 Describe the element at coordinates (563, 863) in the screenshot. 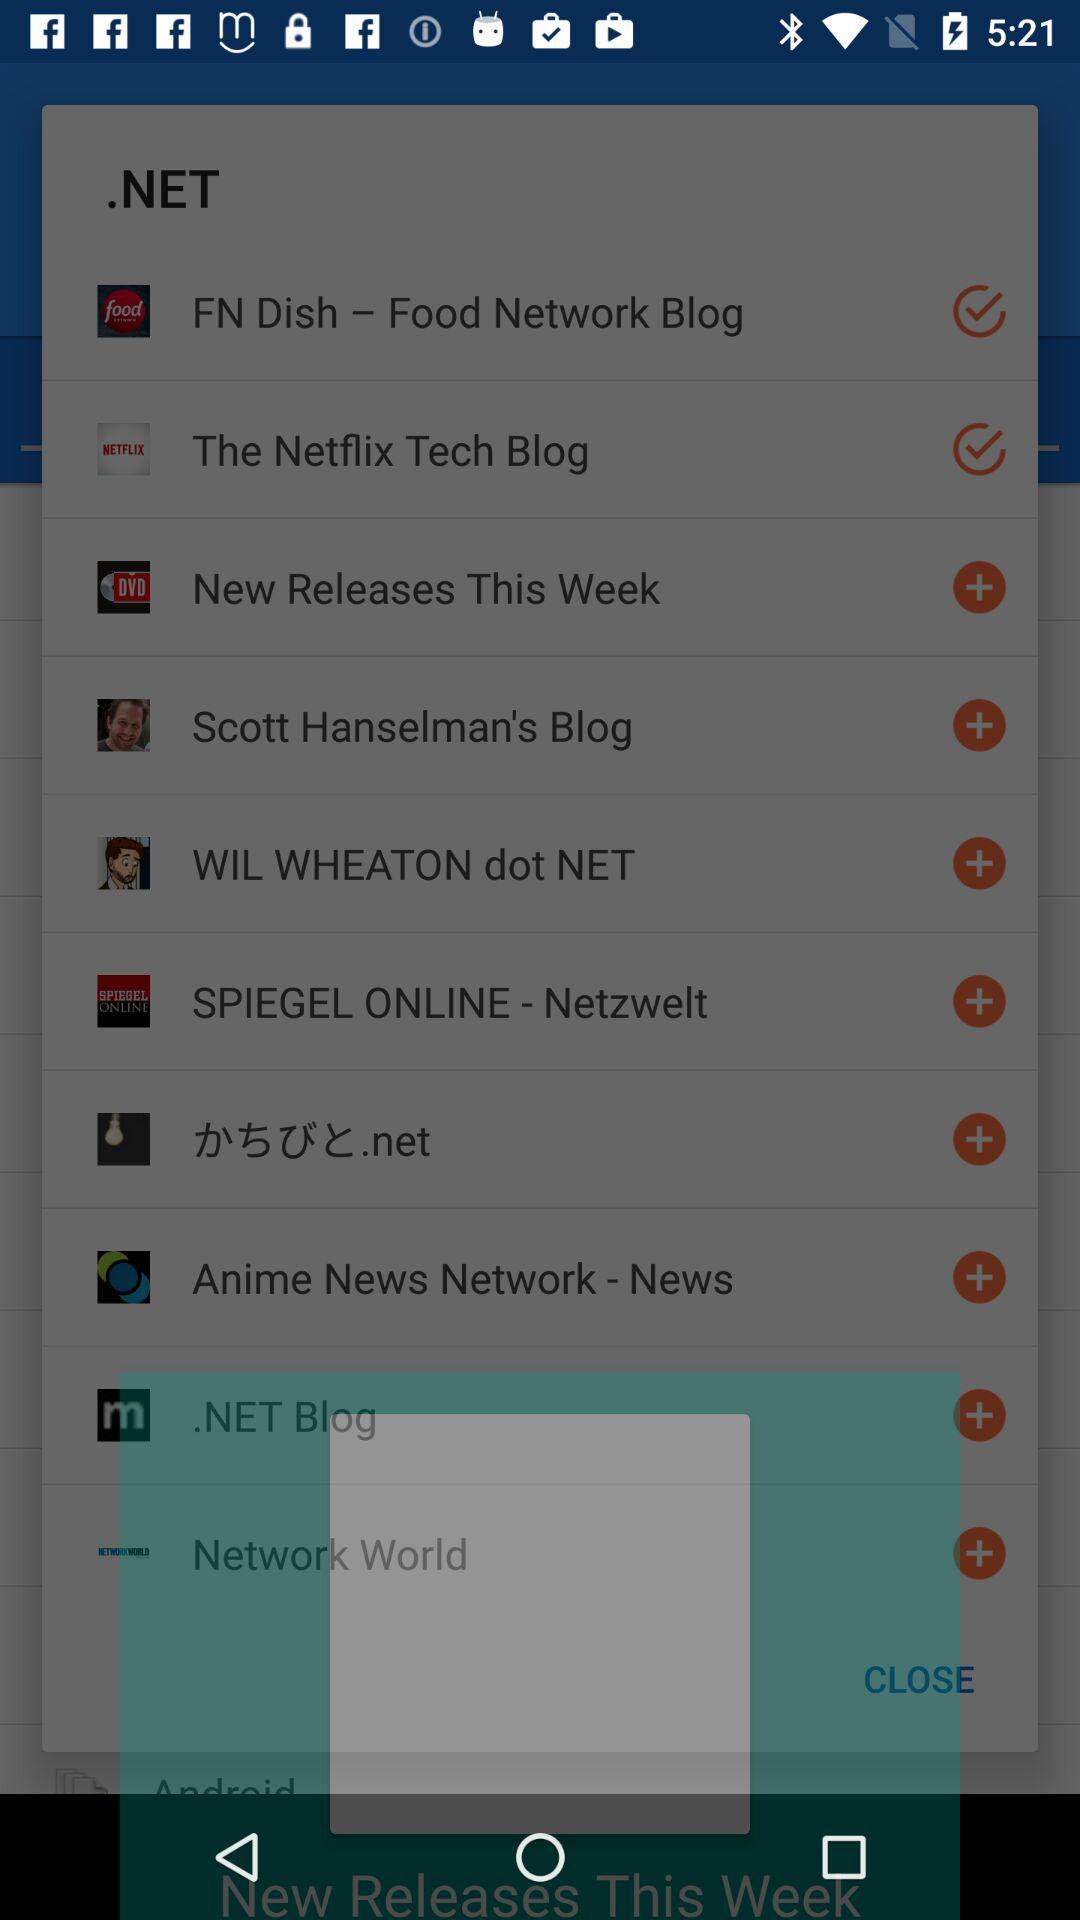

I see `wil wheaton dot icon` at that location.